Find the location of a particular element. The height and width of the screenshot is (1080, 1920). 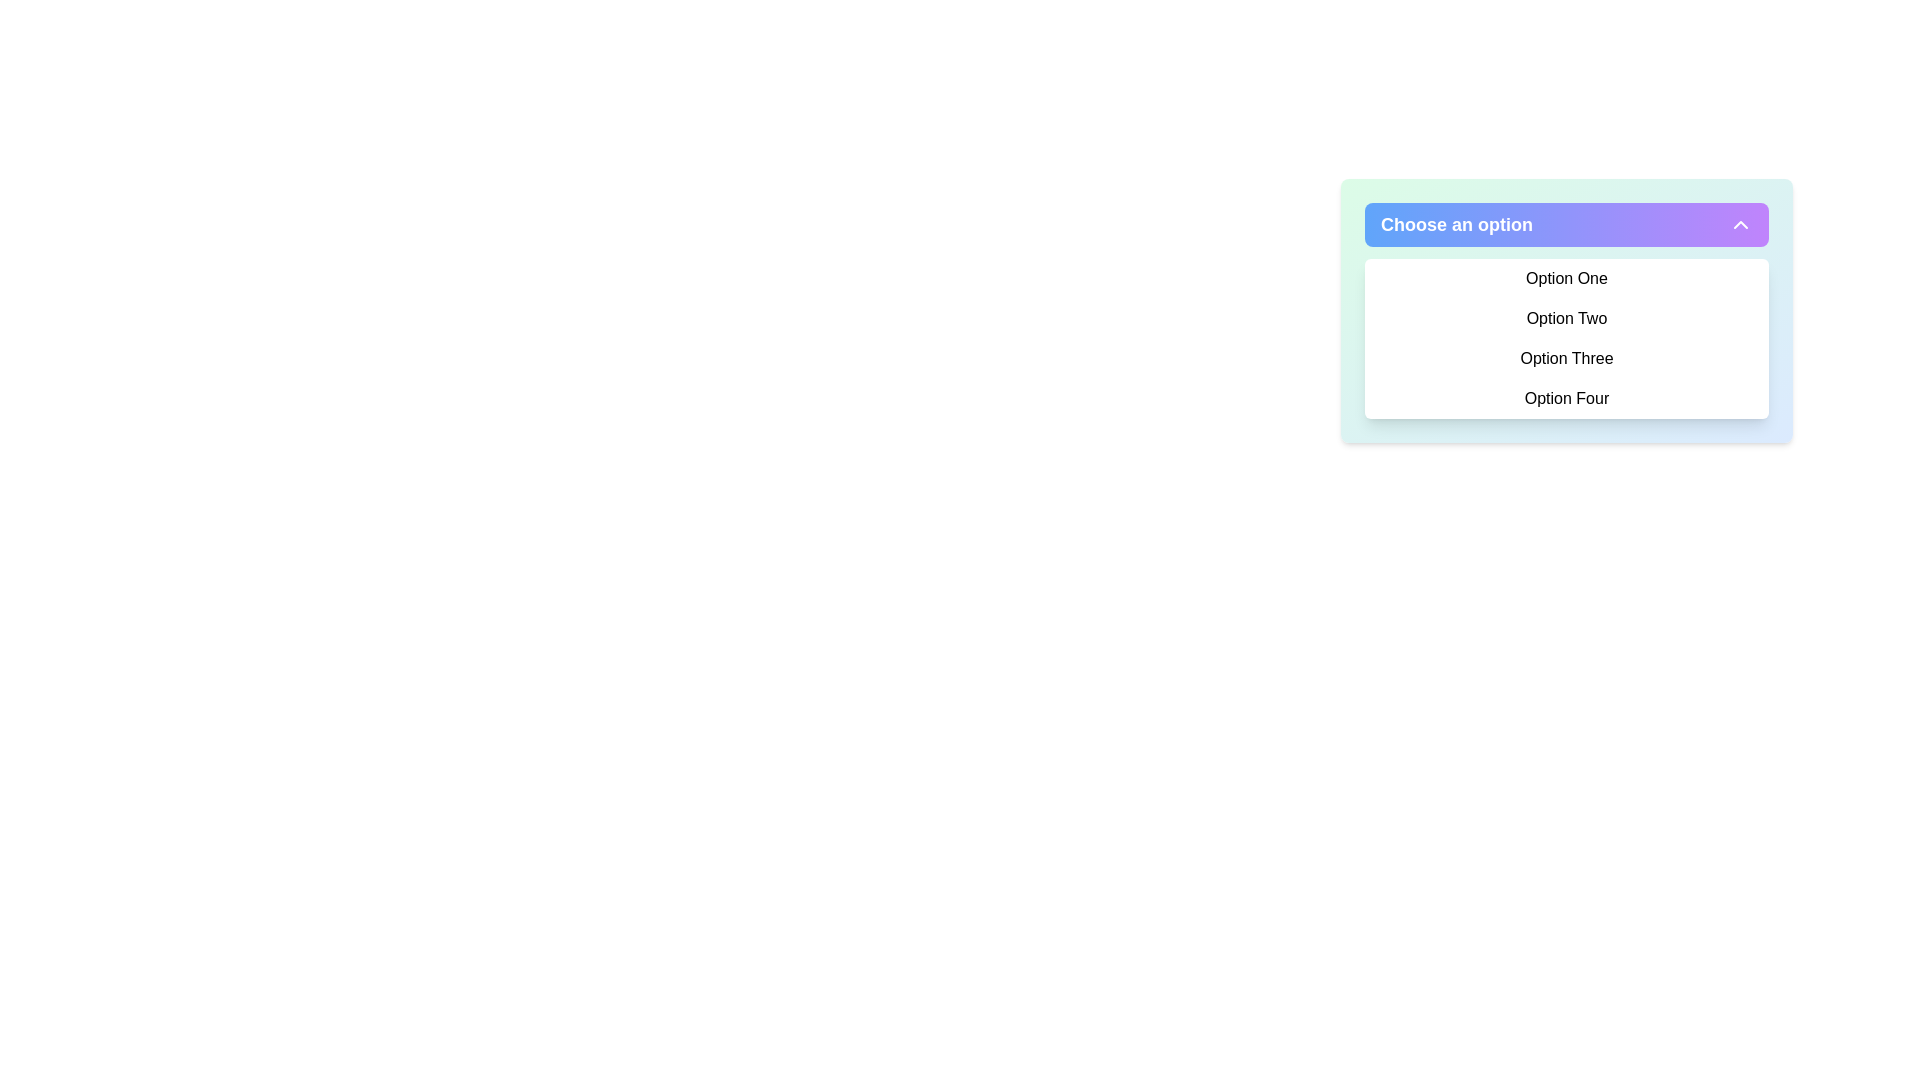

the dropdown menu item displaying 'Option One' is located at coordinates (1565, 278).